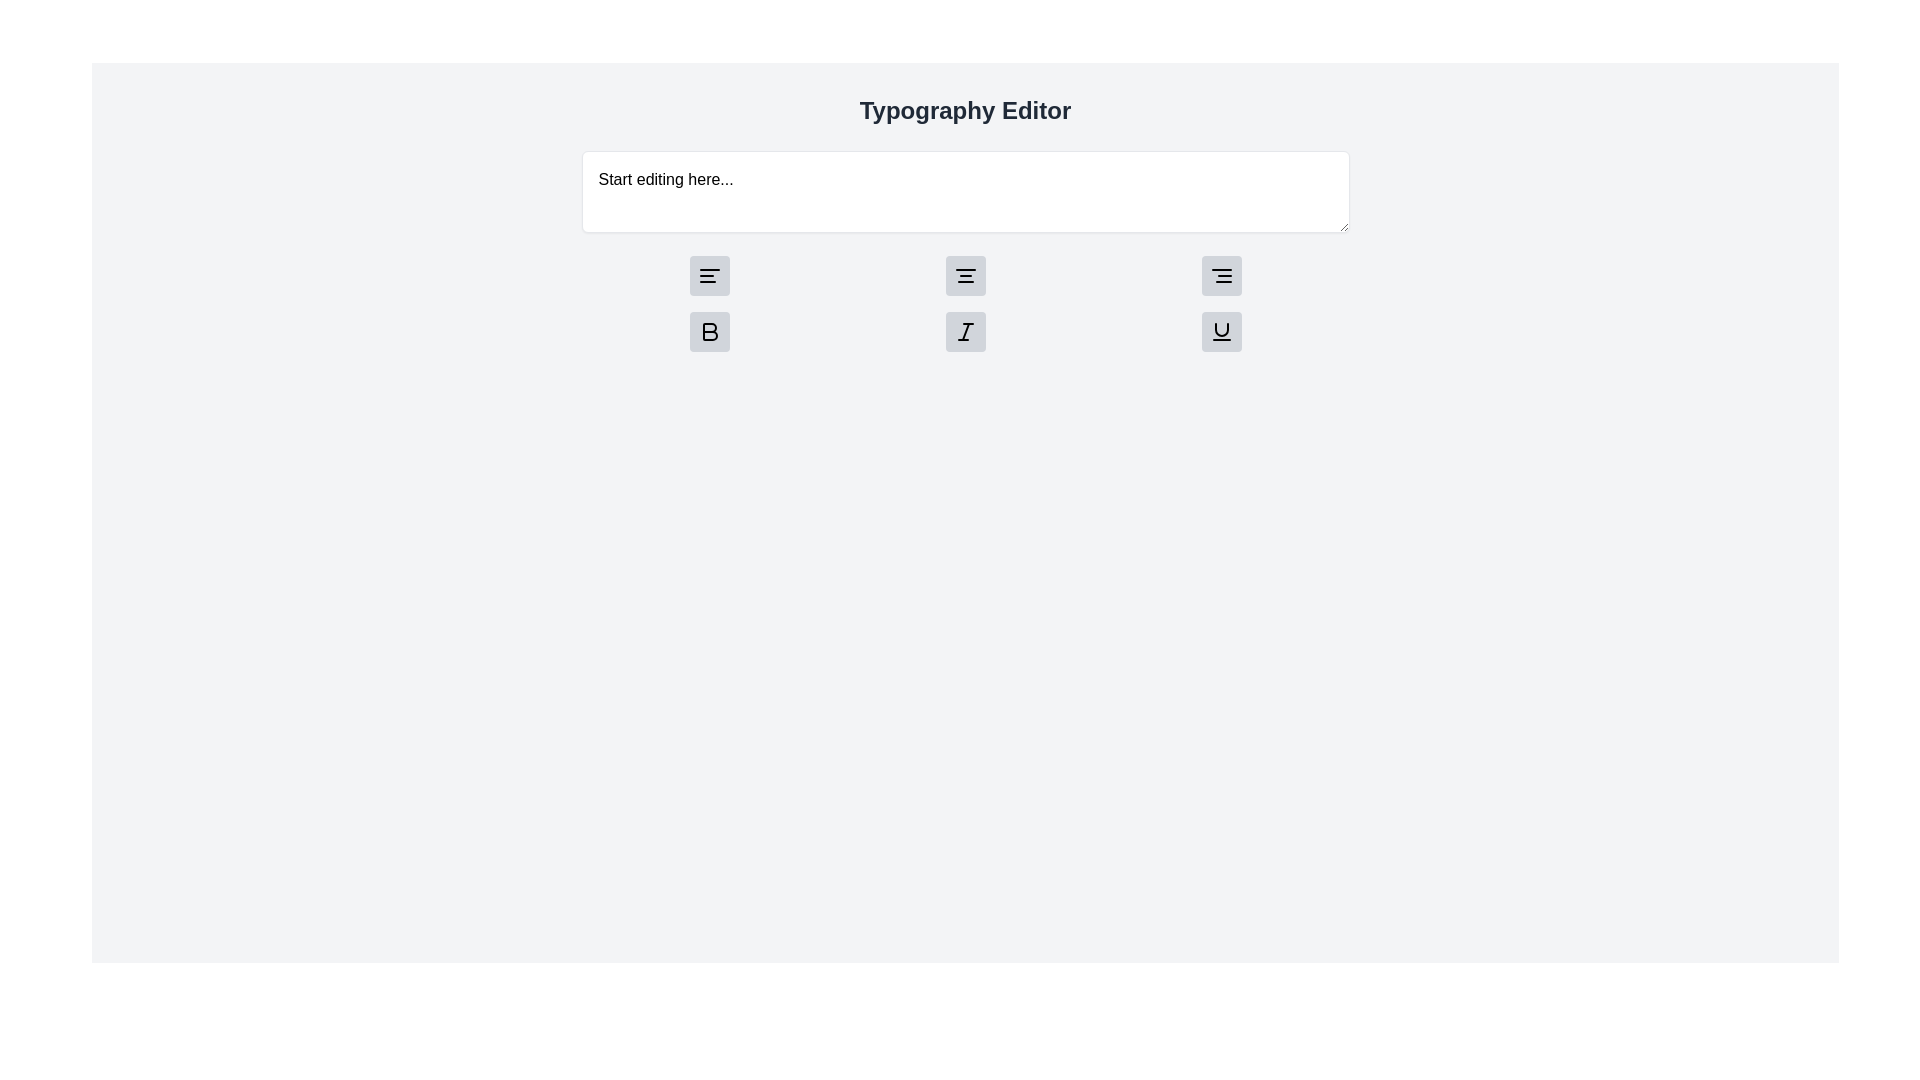 Image resolution: width=1920 pixels, height=1080 pixels. Describe the element at coordinates (965, 276) in the screenshot. I see `the center alignment button located in the grid of buttons below the 'Typography Editor' text input field` at that location.